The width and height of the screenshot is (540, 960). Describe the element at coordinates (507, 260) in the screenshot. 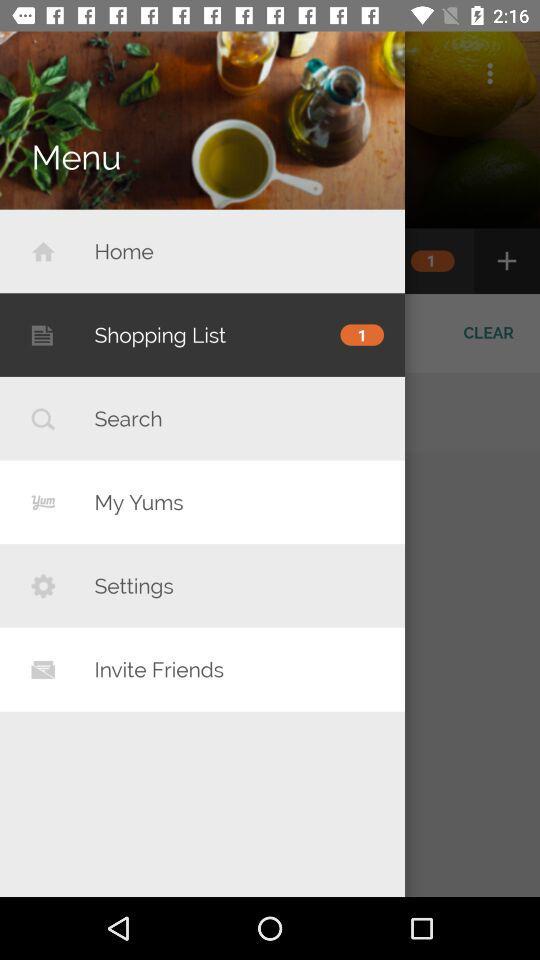

I see `the plus icon` at that location.